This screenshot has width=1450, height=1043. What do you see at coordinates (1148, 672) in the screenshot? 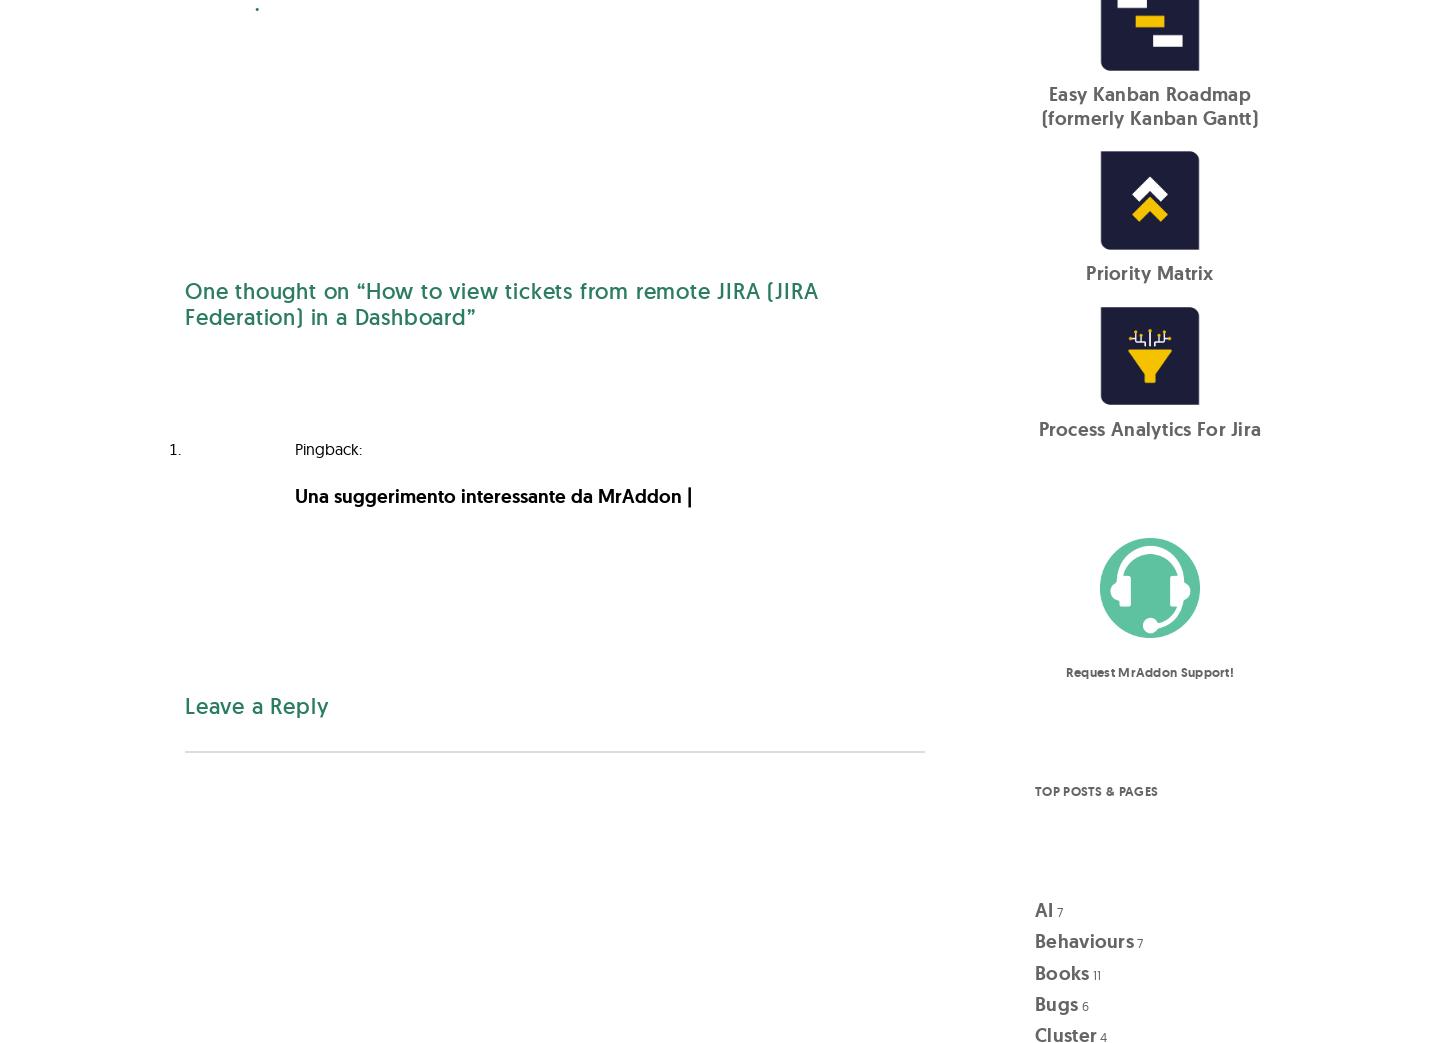
I see `'Request MrAddon Support!'` at bounding box center [1148, 672].